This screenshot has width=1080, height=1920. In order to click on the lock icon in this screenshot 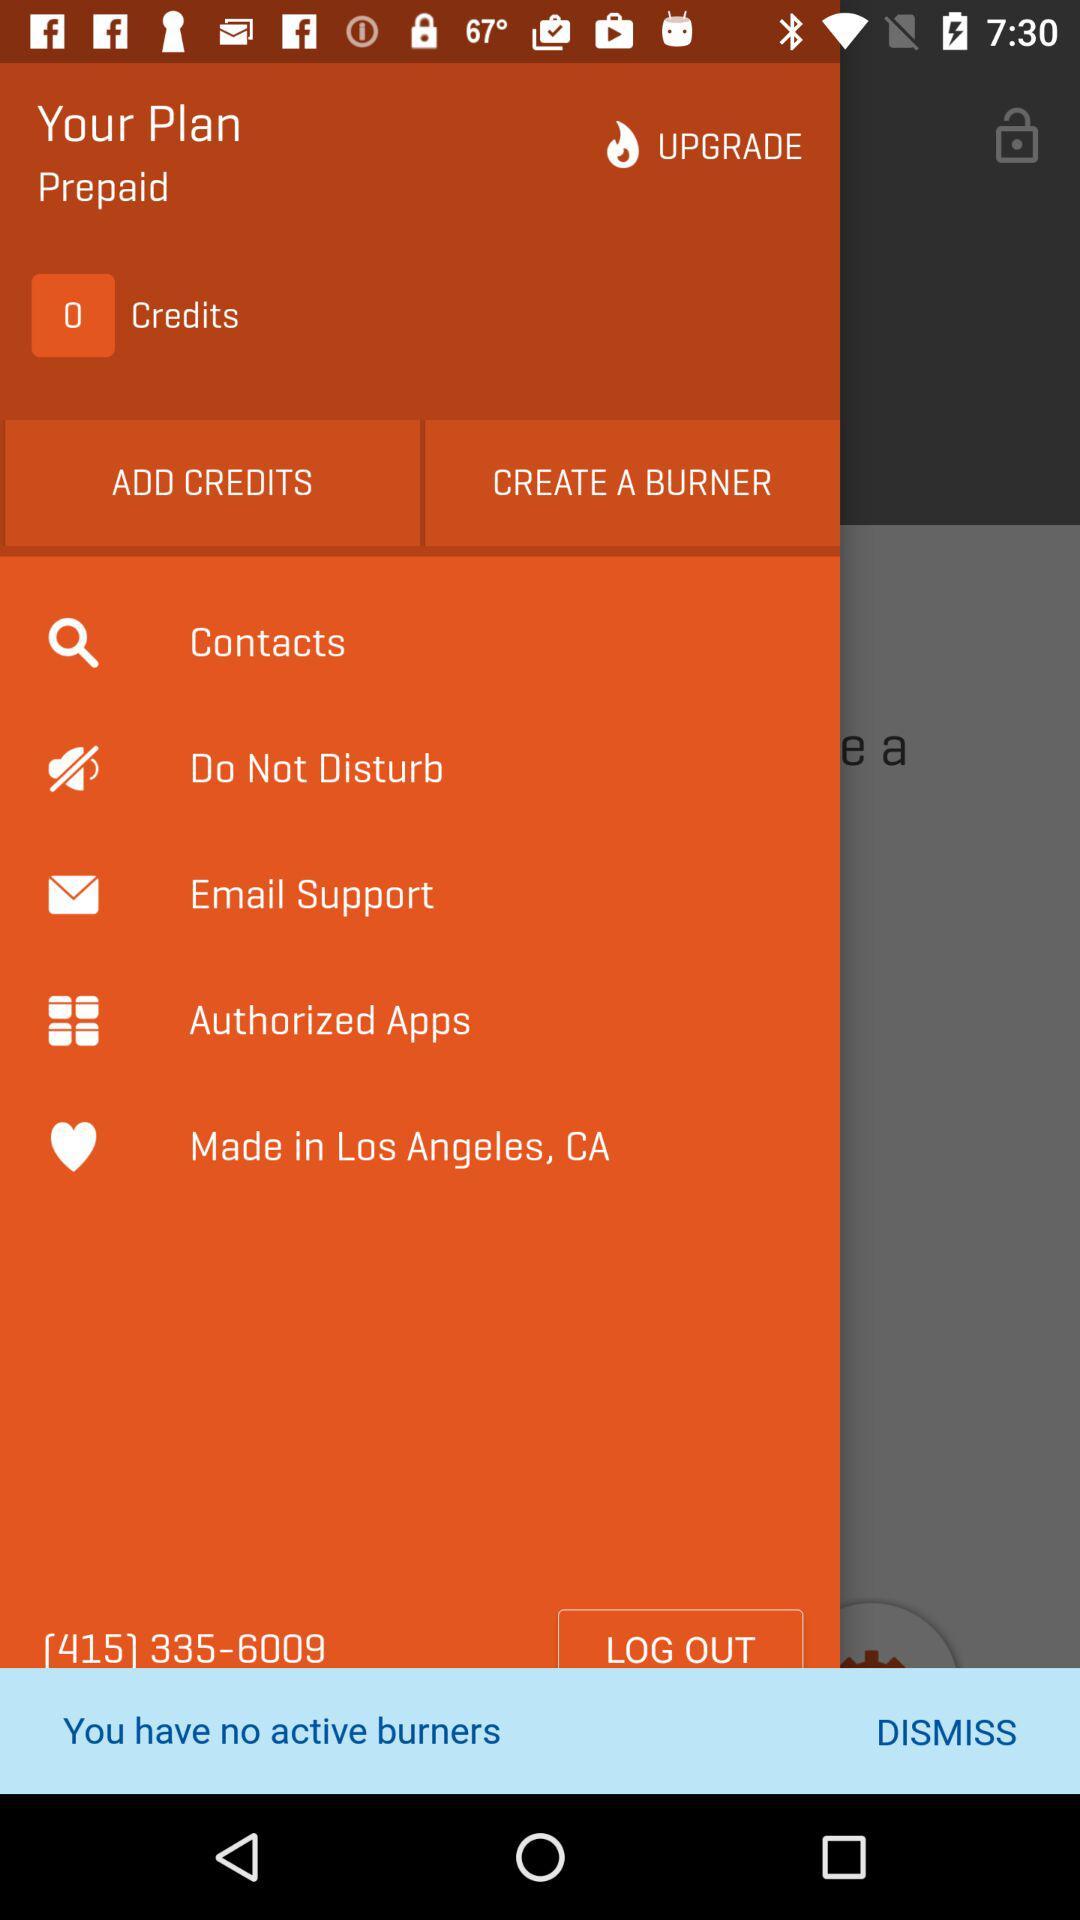, I will do `click(1017, 136)`.